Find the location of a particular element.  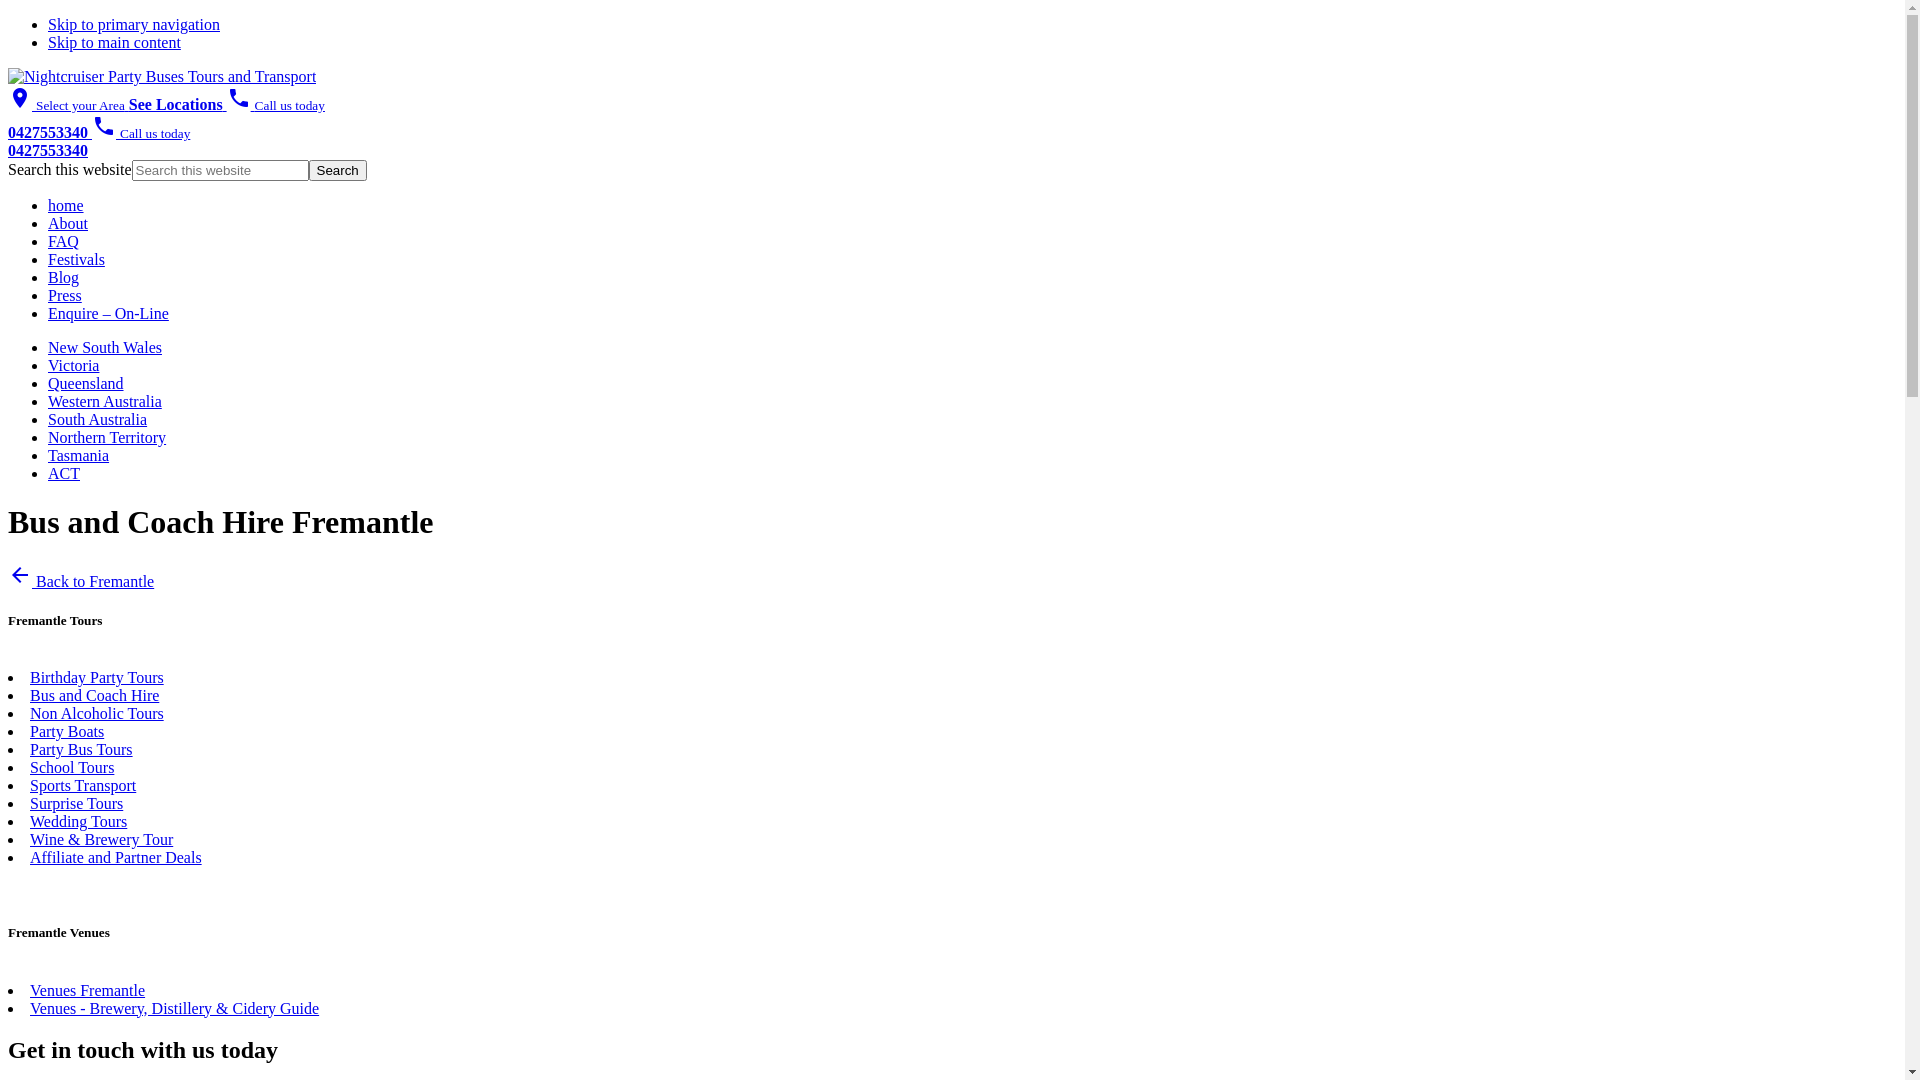

'FAQ' is located at coordinates (63, 240).